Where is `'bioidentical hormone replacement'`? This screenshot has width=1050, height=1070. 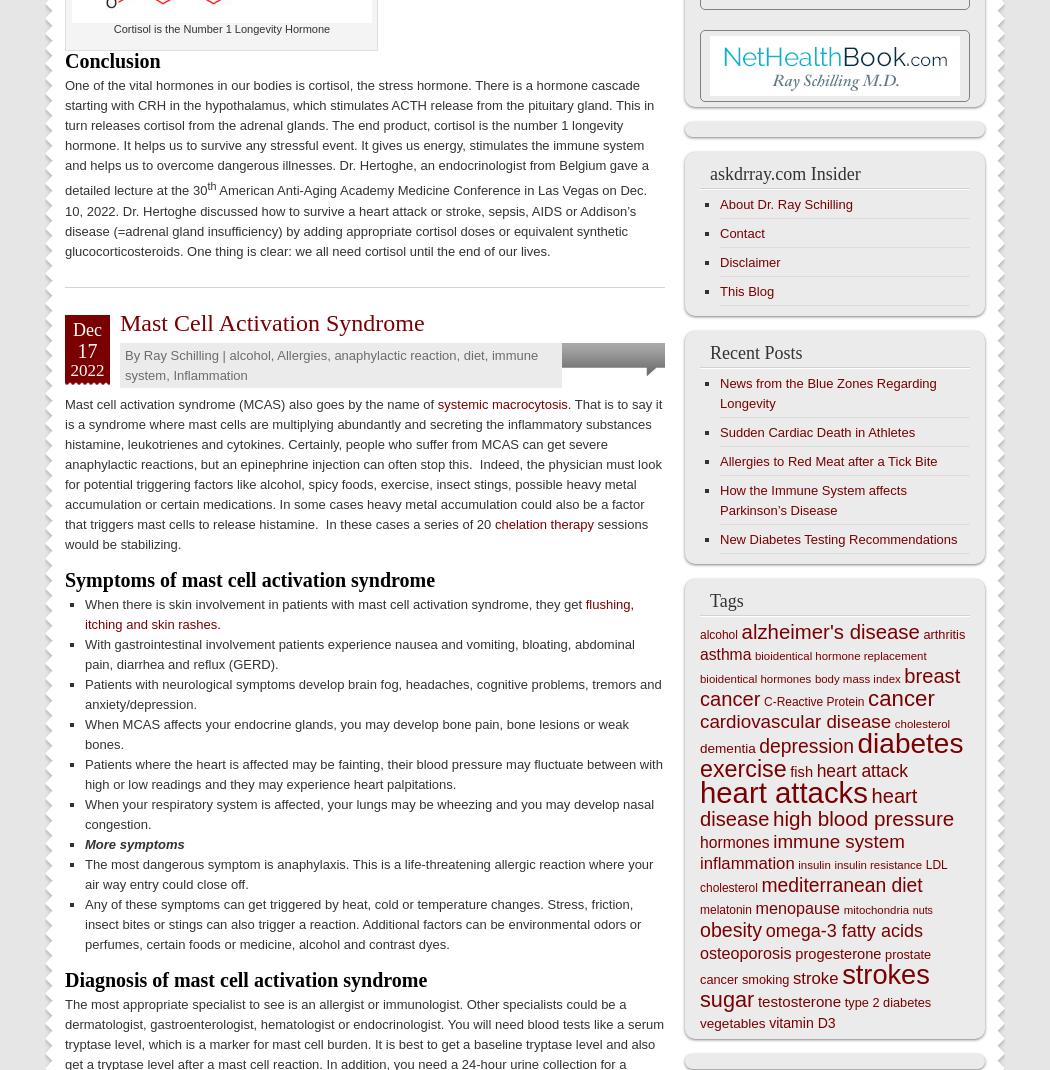 'bioidentical hormone replacement' is located at coordinates (840, 656).